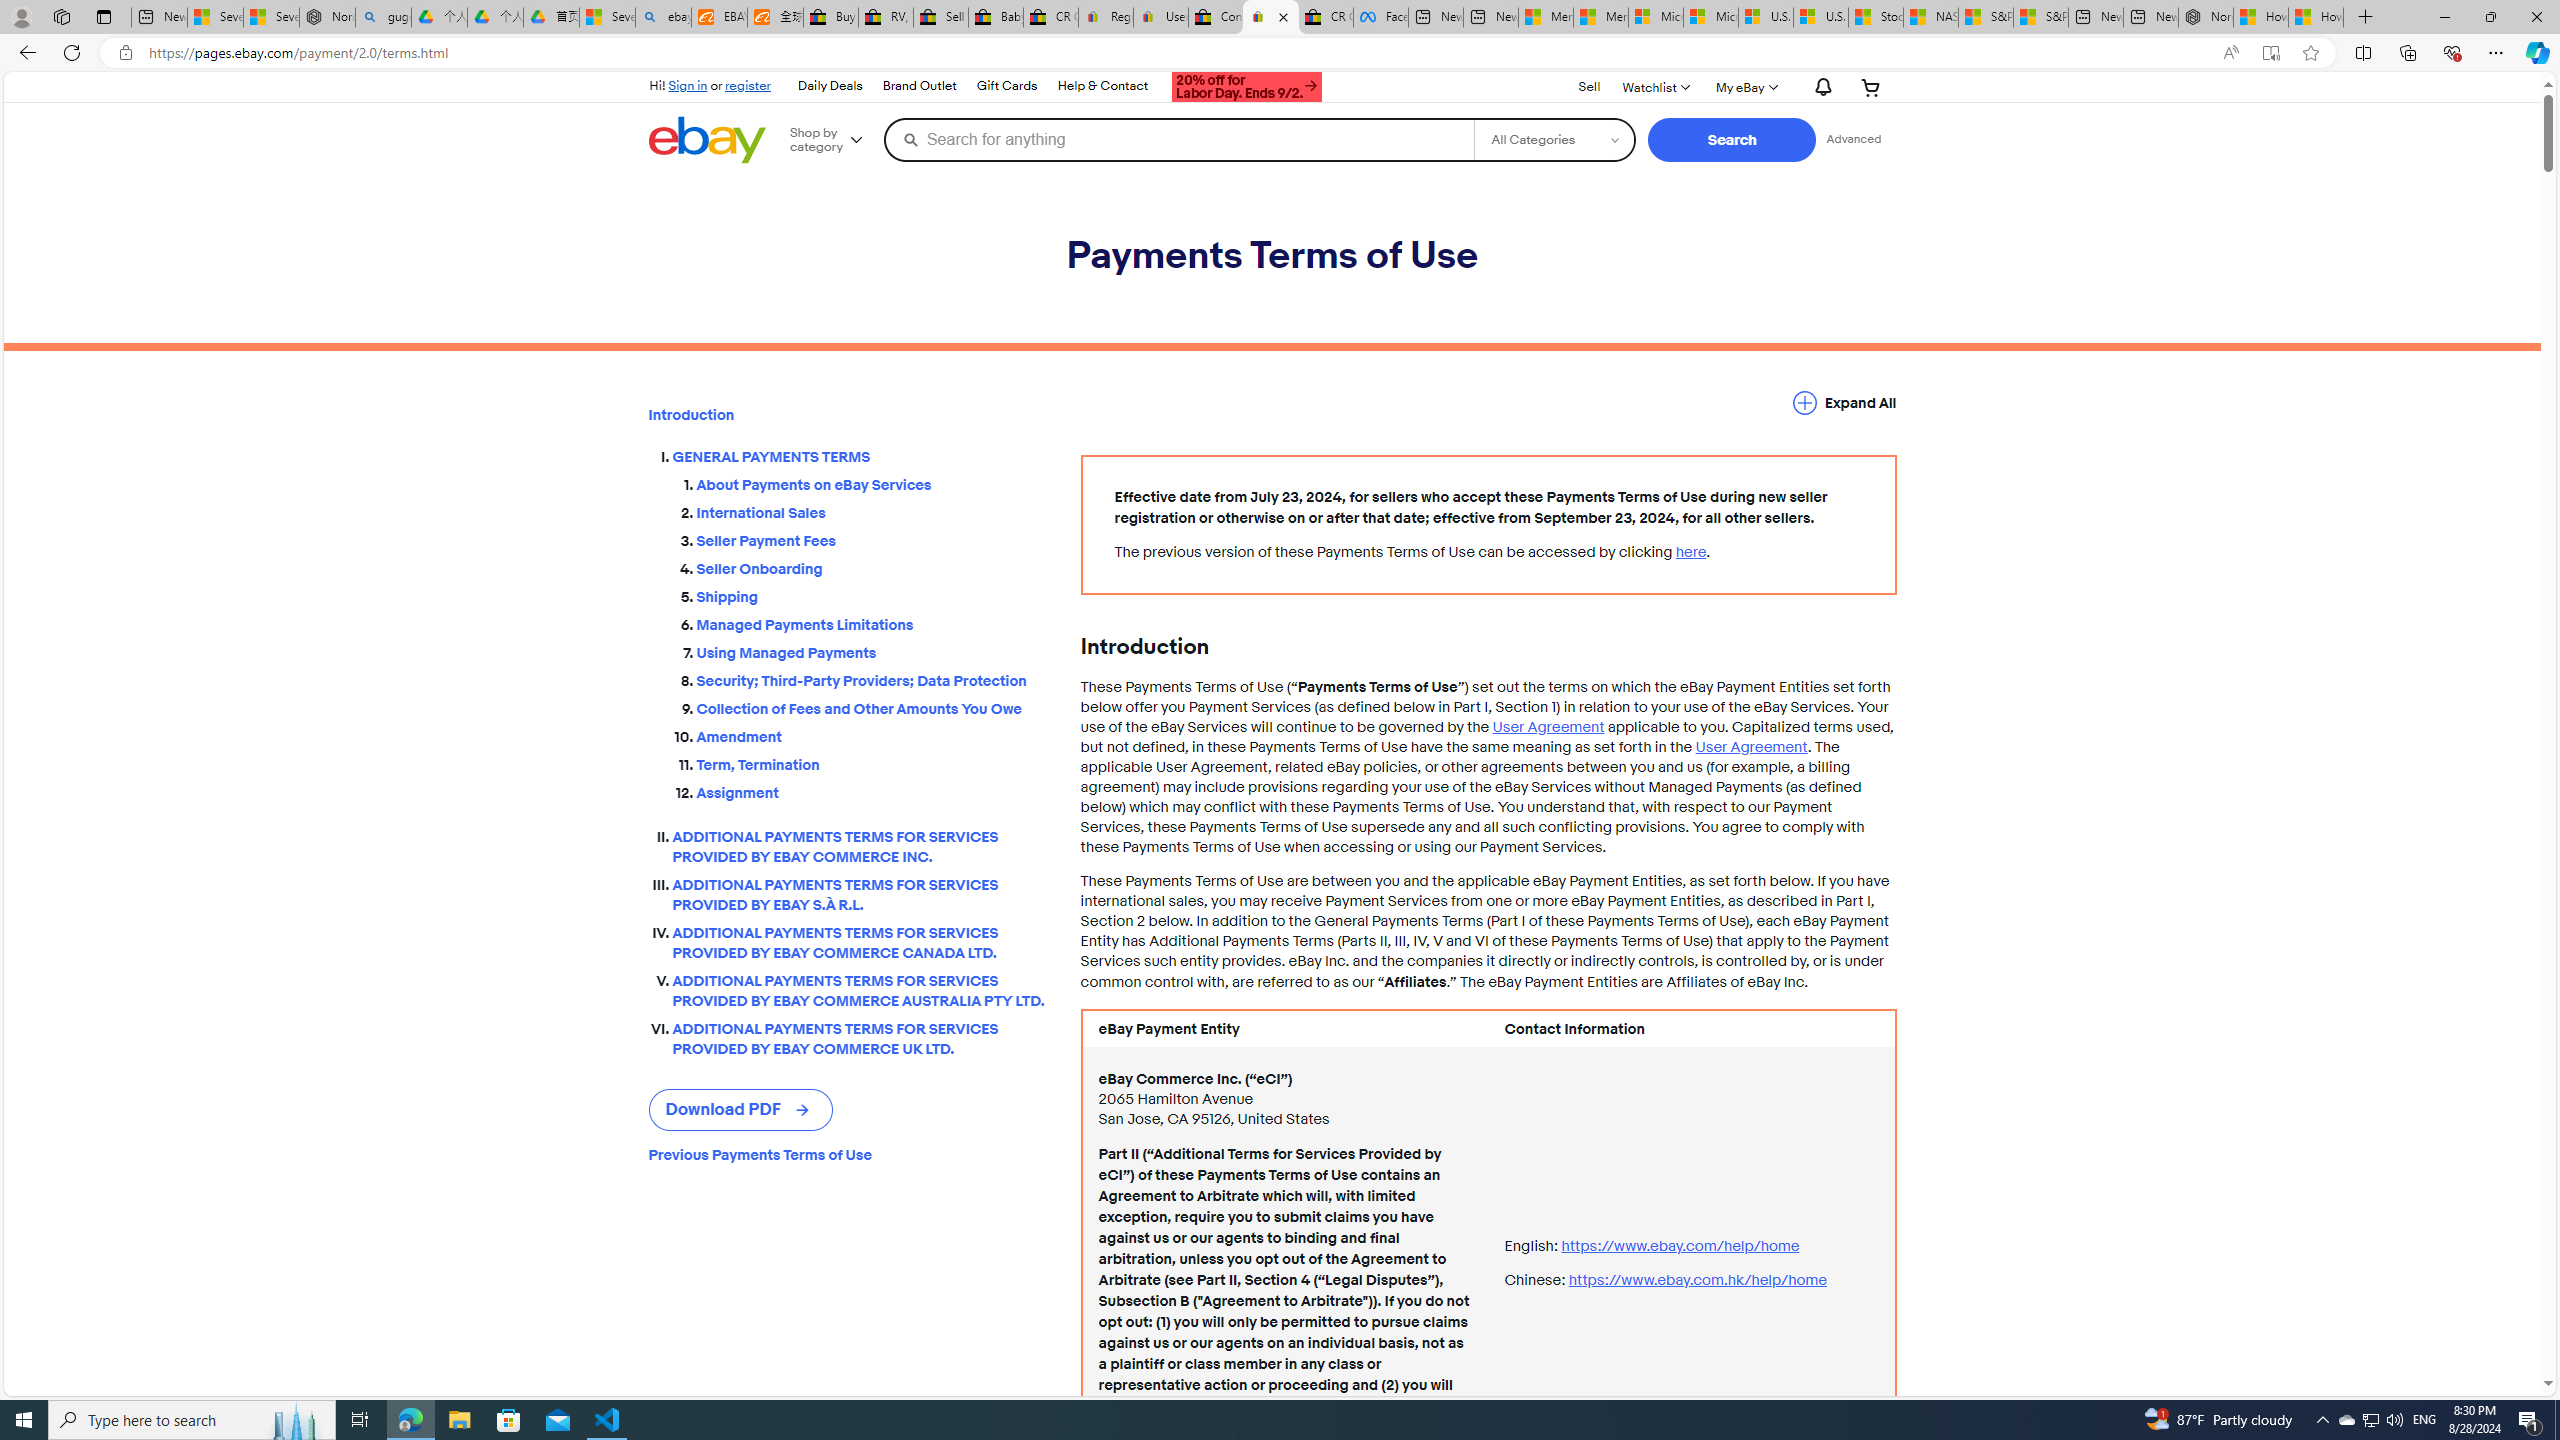 This screenshot has height=1440, width=2560. Describe the element at coordinates (1871, 87) in the screenshot. I see `'Your shopping cart'` at that location.